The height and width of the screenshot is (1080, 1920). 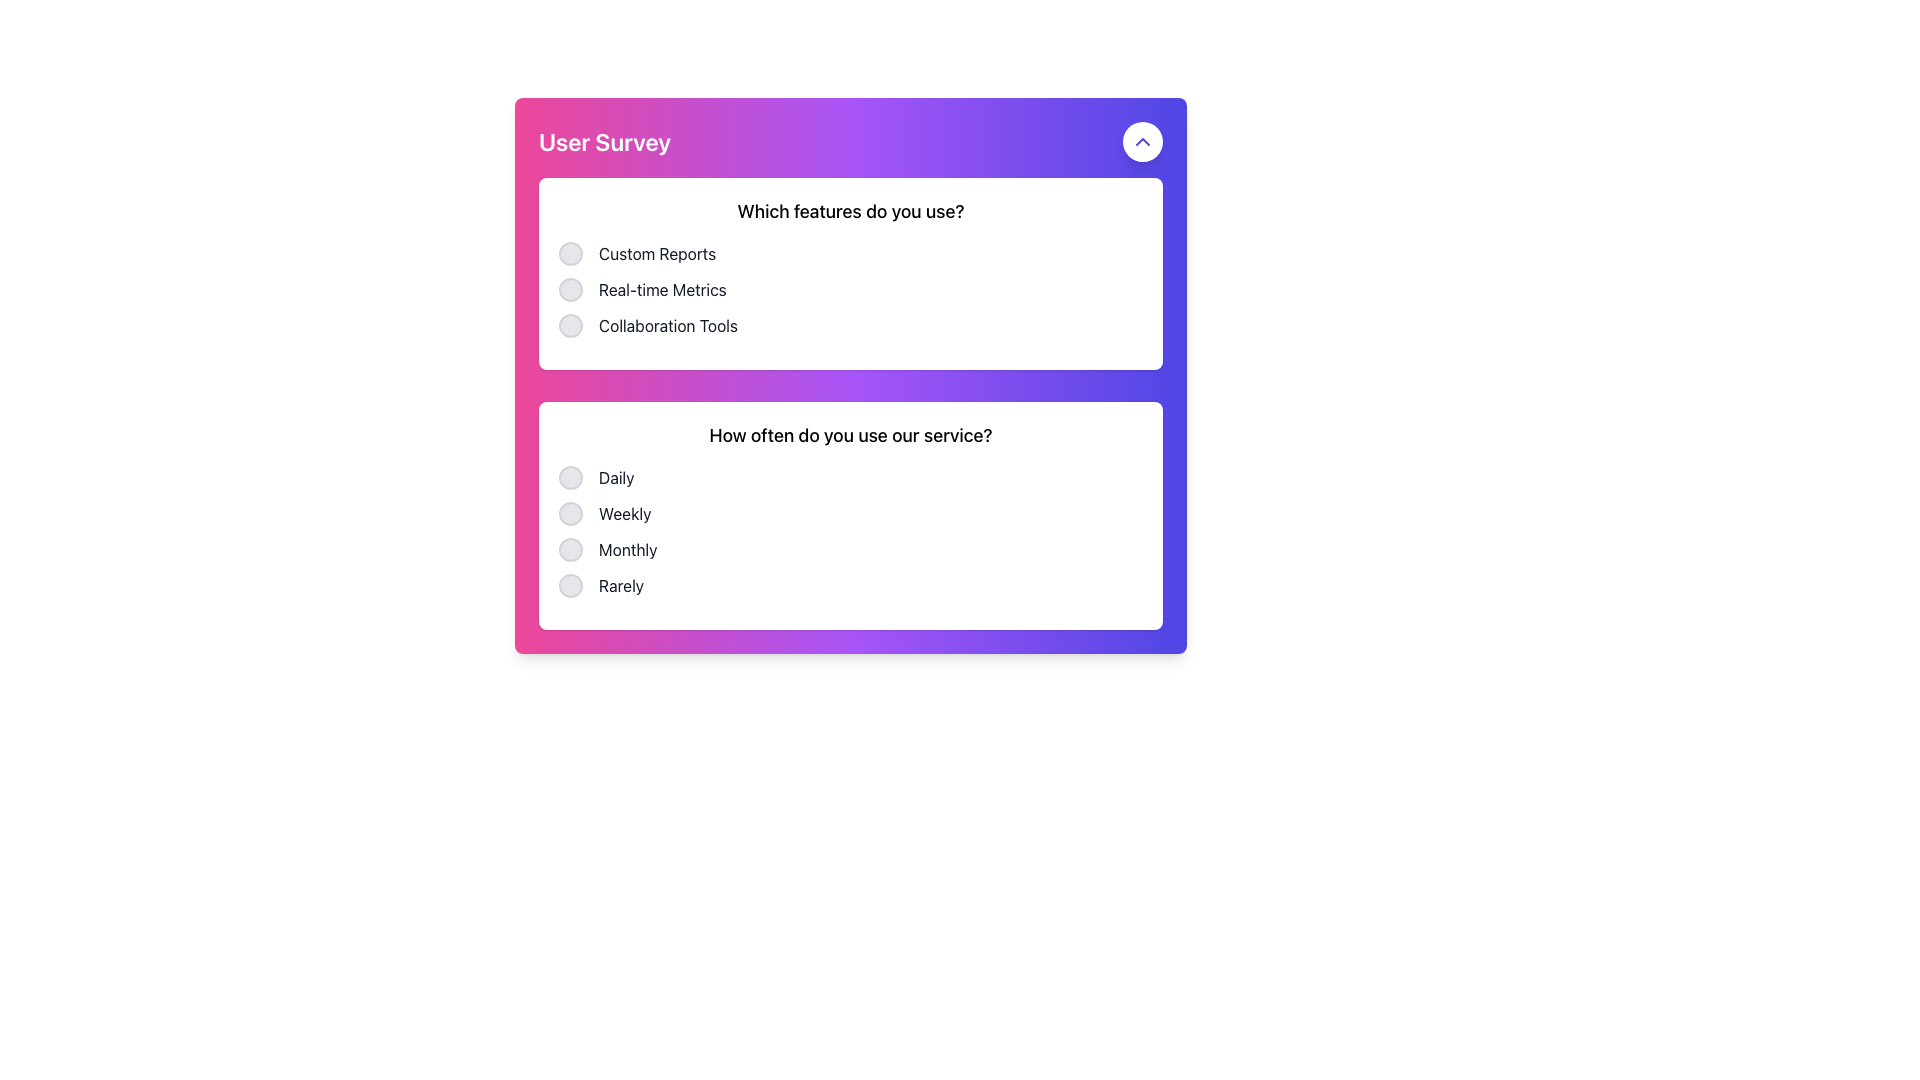 I want to click on the 'Rarely' radio button option in the user survey, so click(x=850, y=585).